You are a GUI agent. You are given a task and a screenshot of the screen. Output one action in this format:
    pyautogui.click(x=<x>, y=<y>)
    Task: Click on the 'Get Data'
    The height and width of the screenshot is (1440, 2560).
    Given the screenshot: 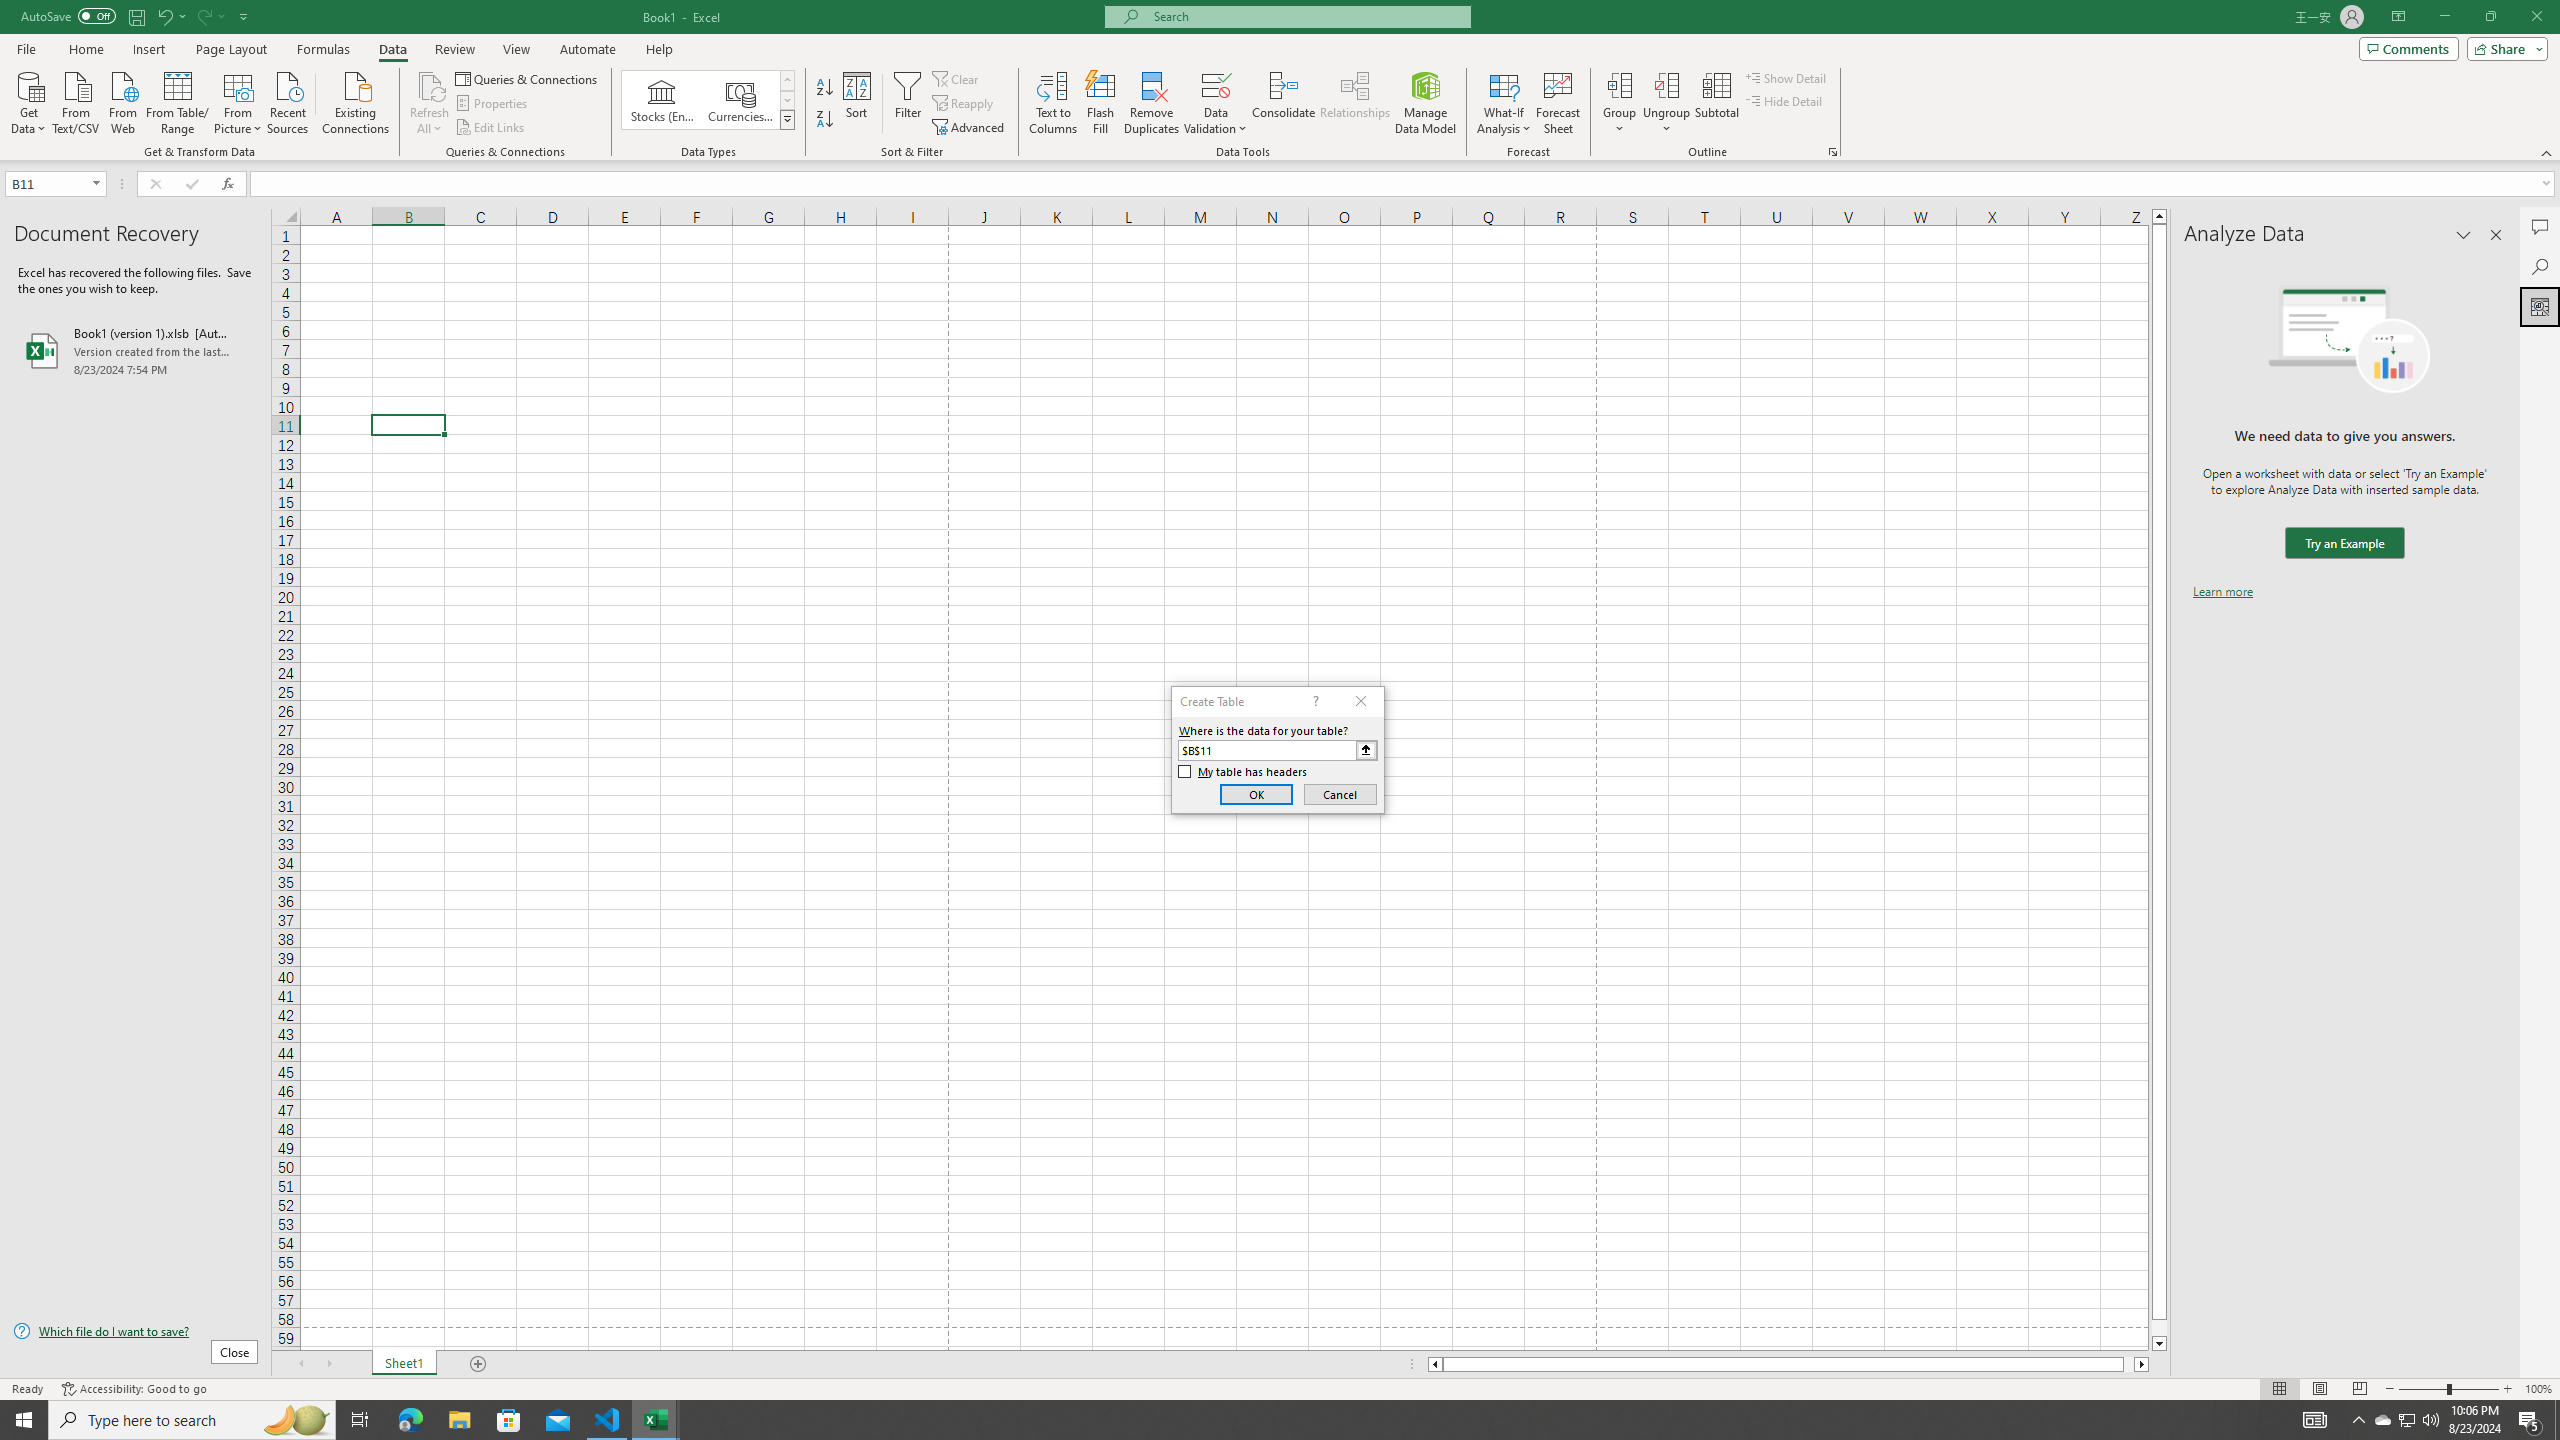 What is the action you would take?
    pyautogui.click(x=28, y=100)
    